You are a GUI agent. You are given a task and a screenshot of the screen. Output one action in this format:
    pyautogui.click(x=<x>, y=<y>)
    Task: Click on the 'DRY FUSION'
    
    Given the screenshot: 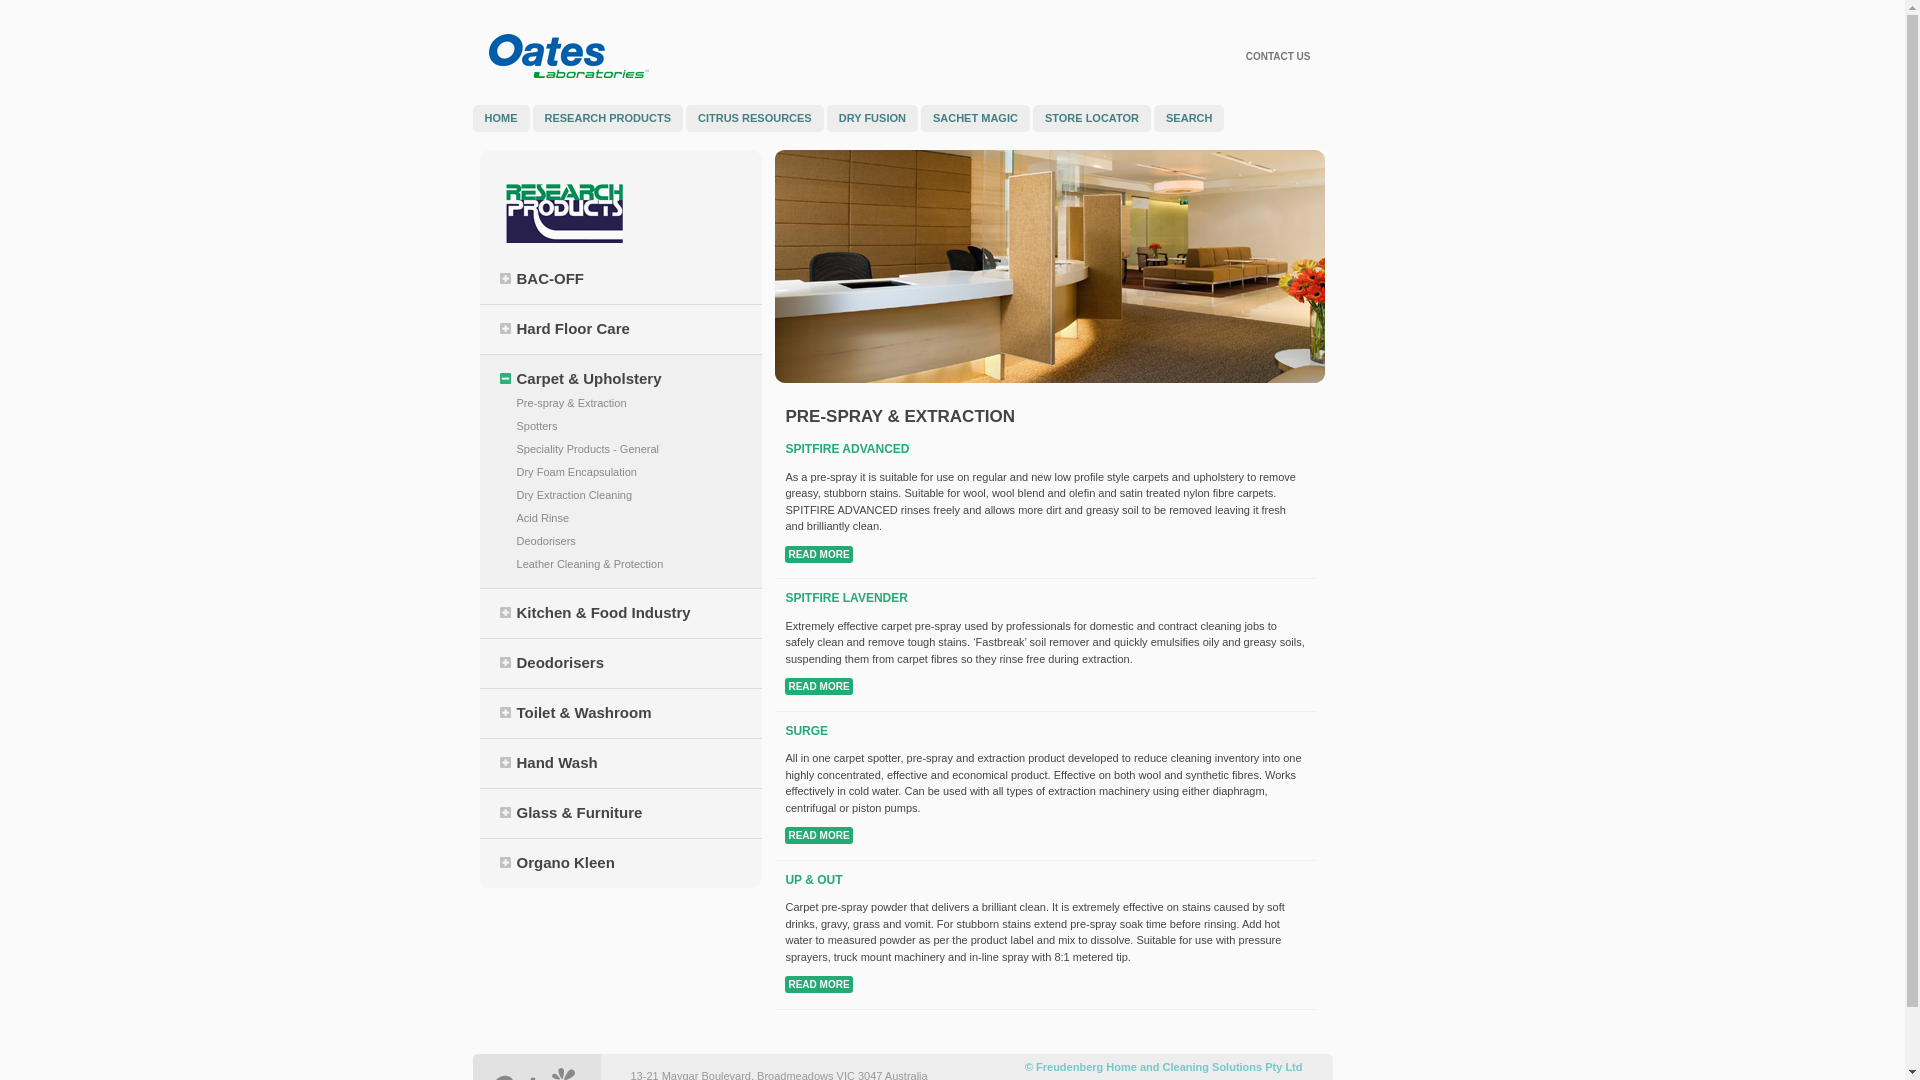 What is the action you would take?
    pyautogui.click(x=872, y=118)
    